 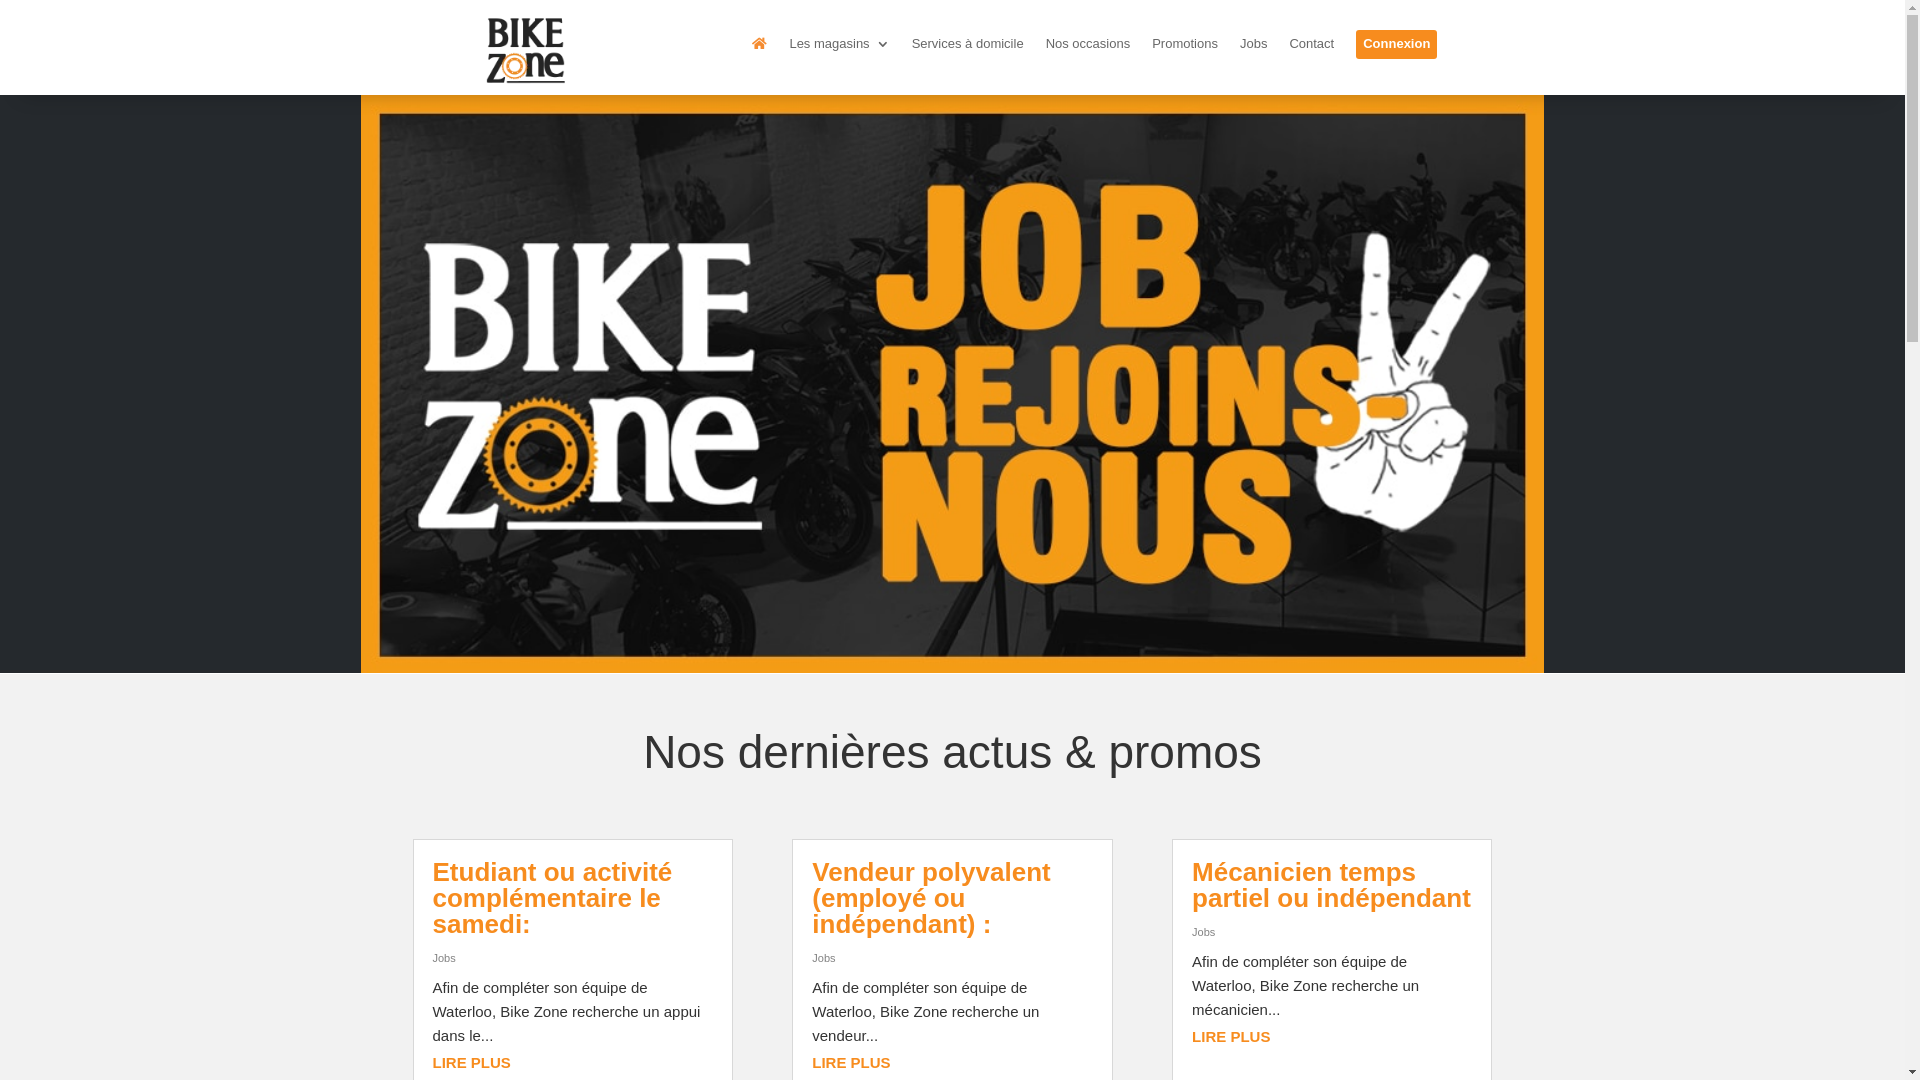 What do you see at coordinates (850, 1061) in the screenshot?
I see `'LIRE PLUS'` at bounding box center [850, 1061].